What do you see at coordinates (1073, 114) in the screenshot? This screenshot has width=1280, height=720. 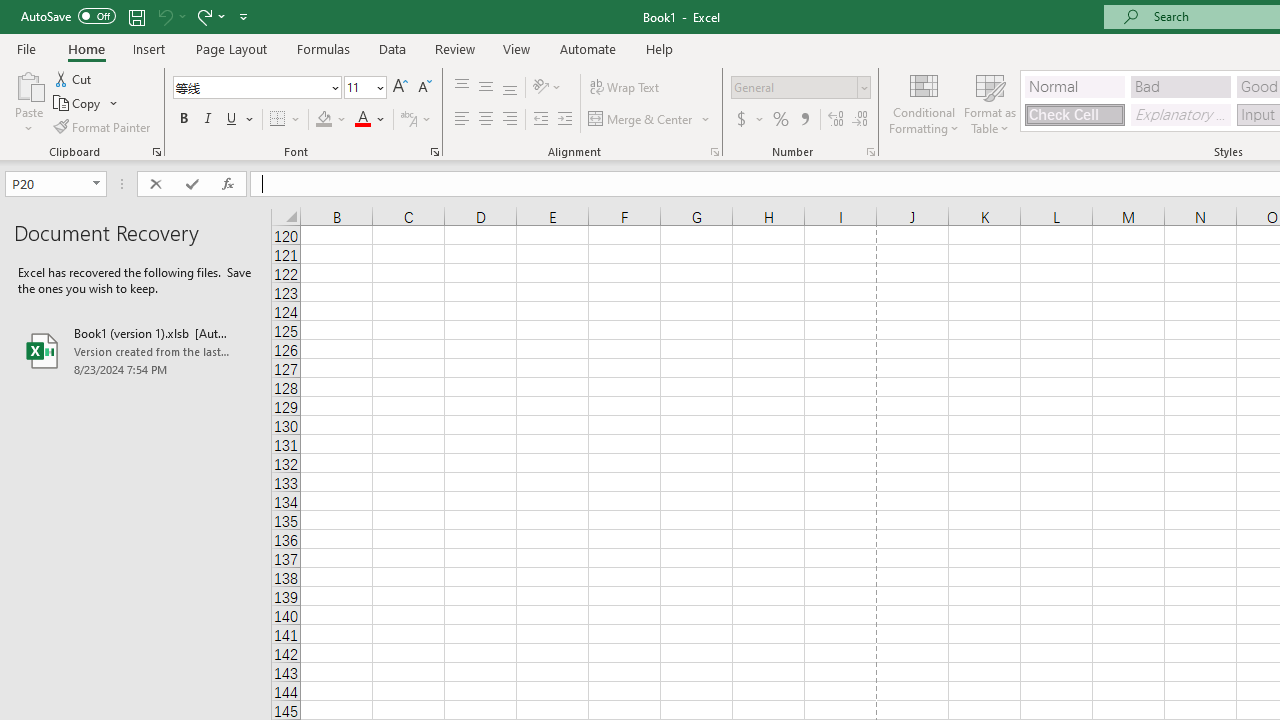 I see `'Check Cell'` at bounding box center [1073, 114].